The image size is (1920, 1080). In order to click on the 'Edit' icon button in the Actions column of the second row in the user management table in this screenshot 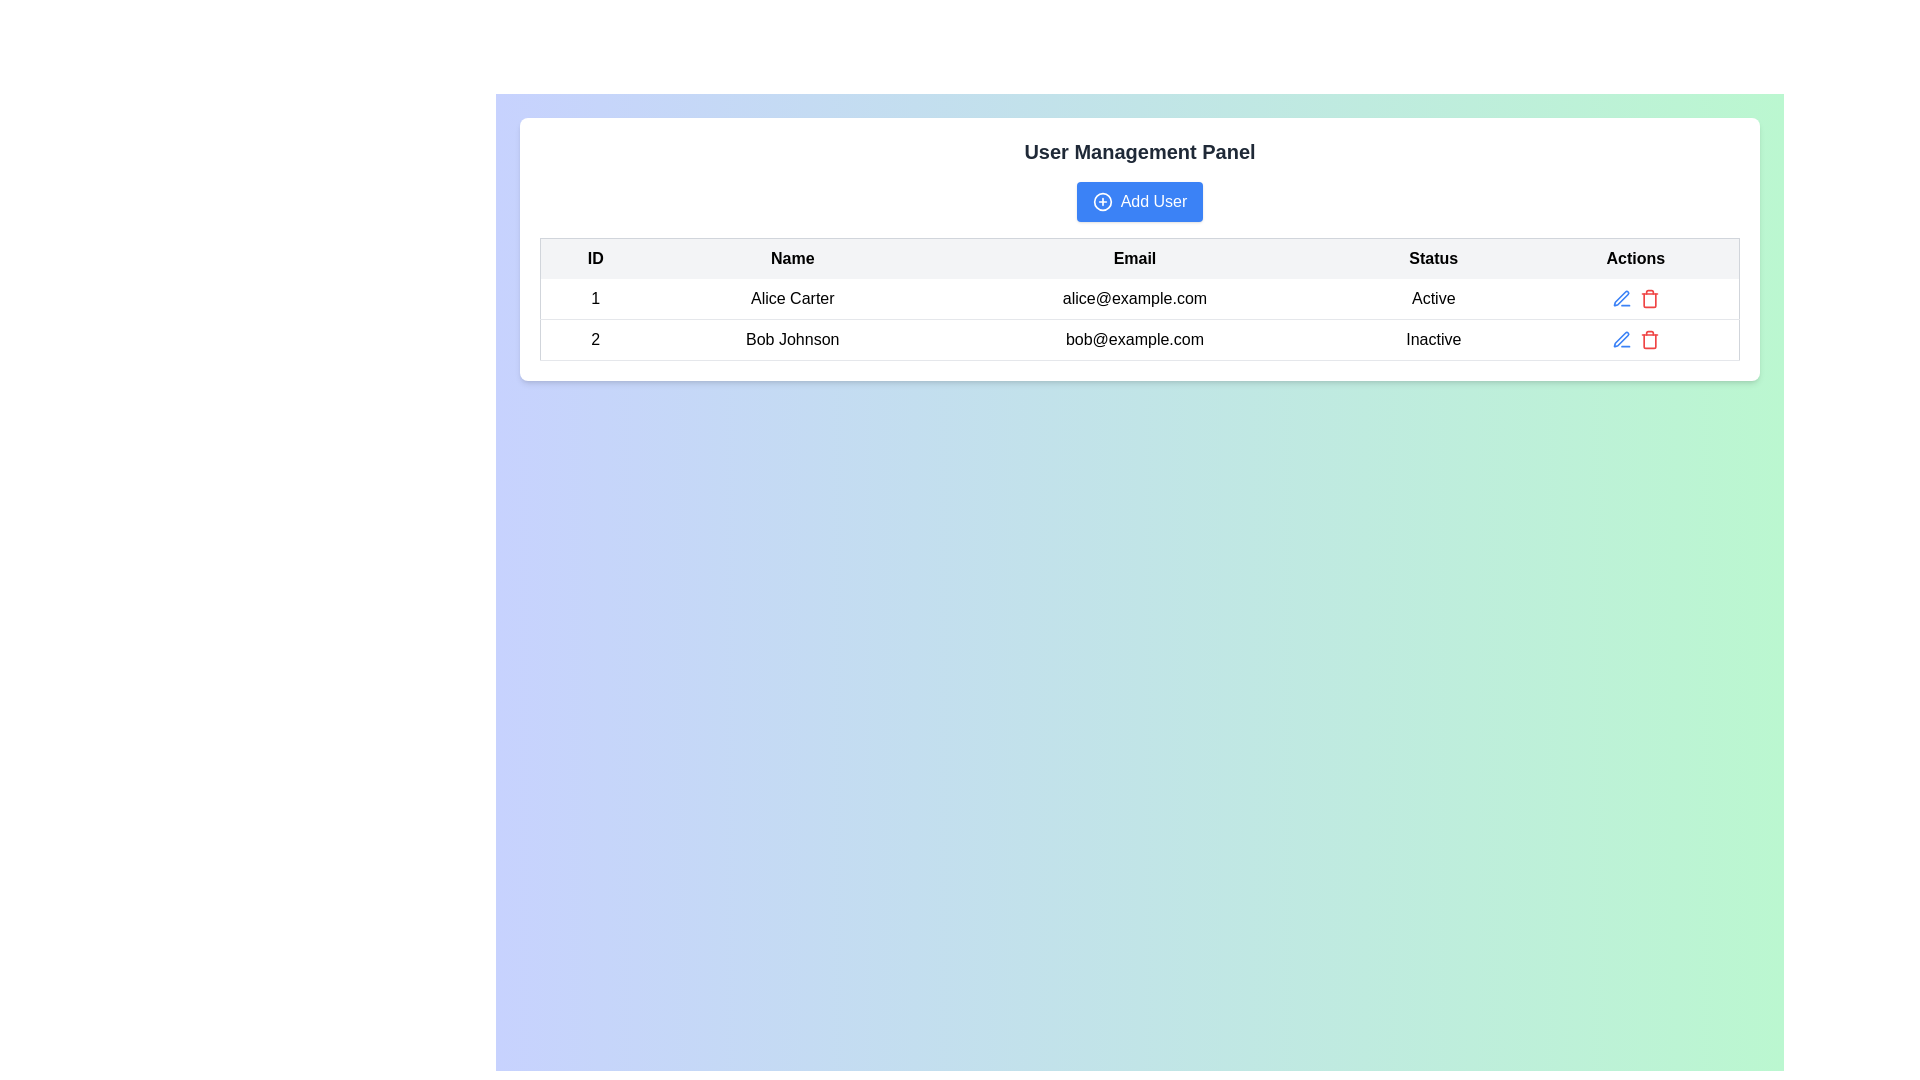, I will do `click(1621, 338)`.